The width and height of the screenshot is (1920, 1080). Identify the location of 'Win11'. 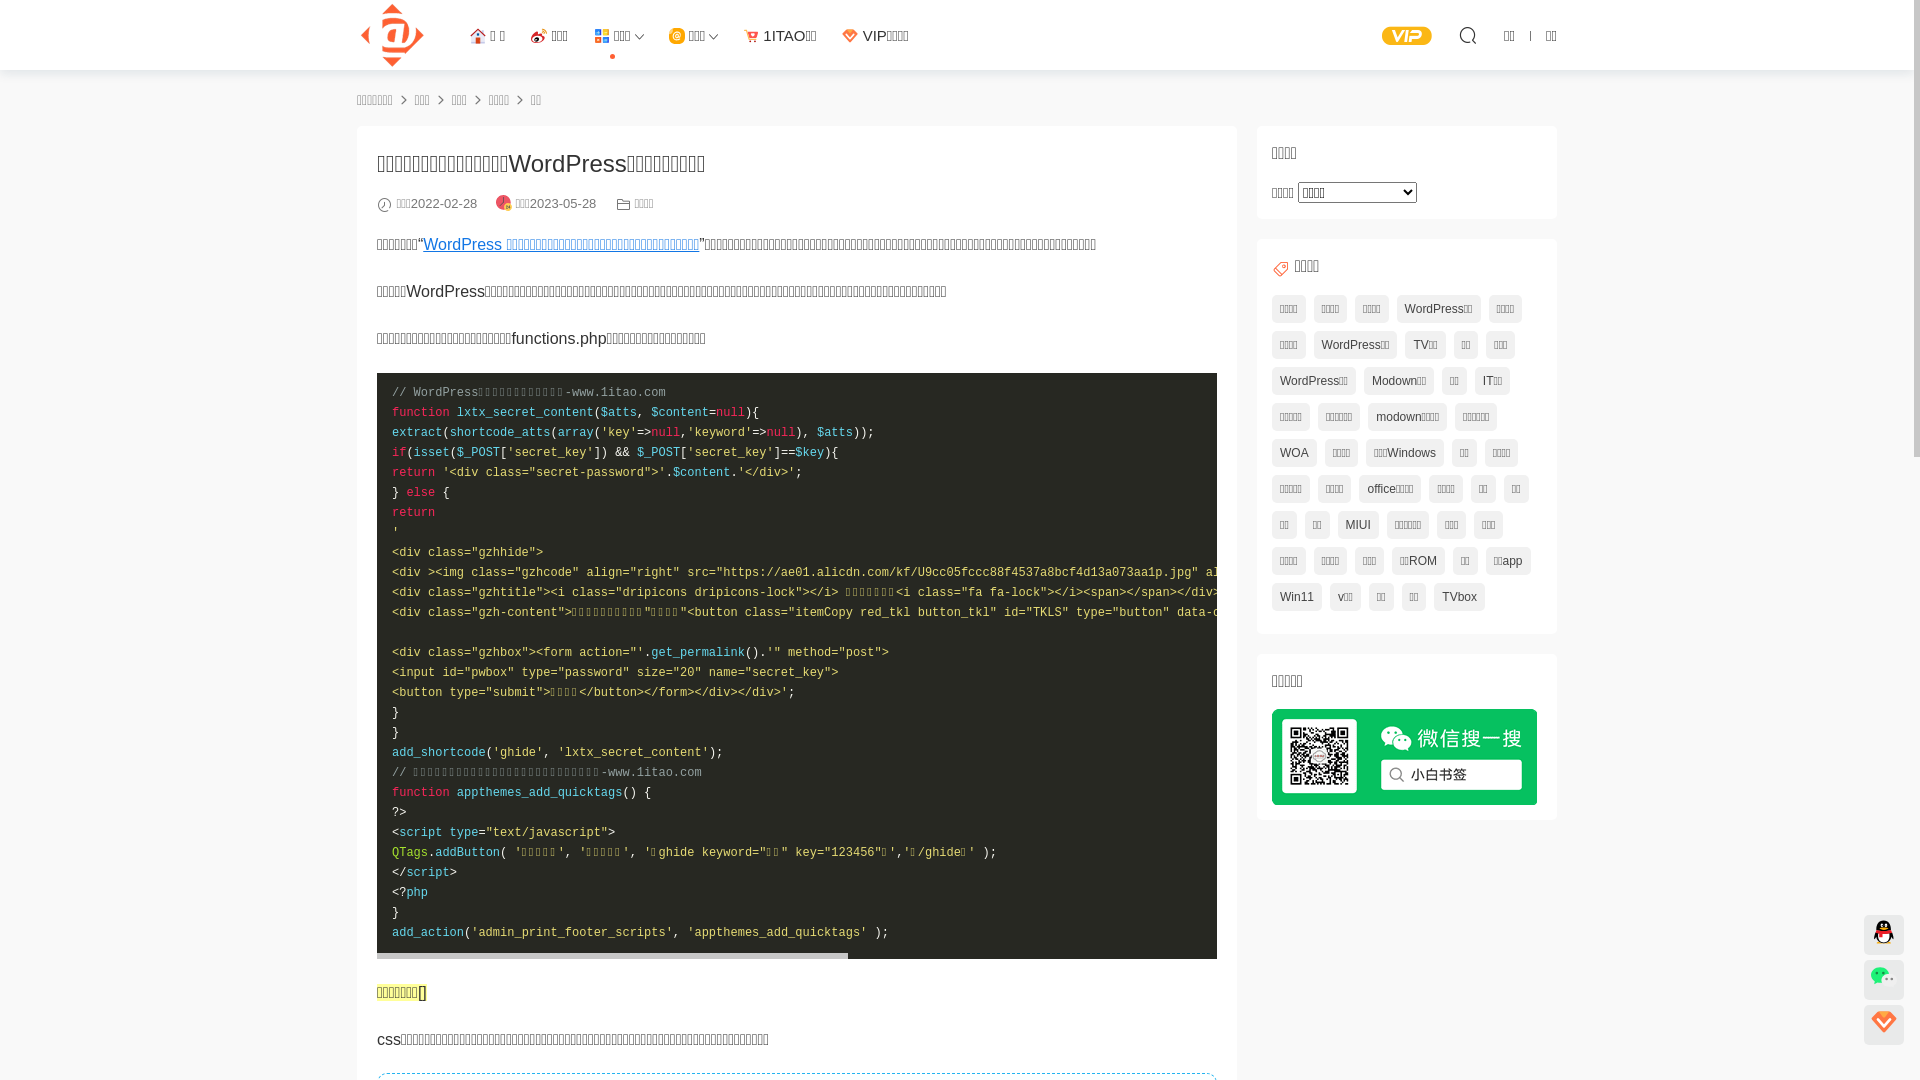
(1296, 595).